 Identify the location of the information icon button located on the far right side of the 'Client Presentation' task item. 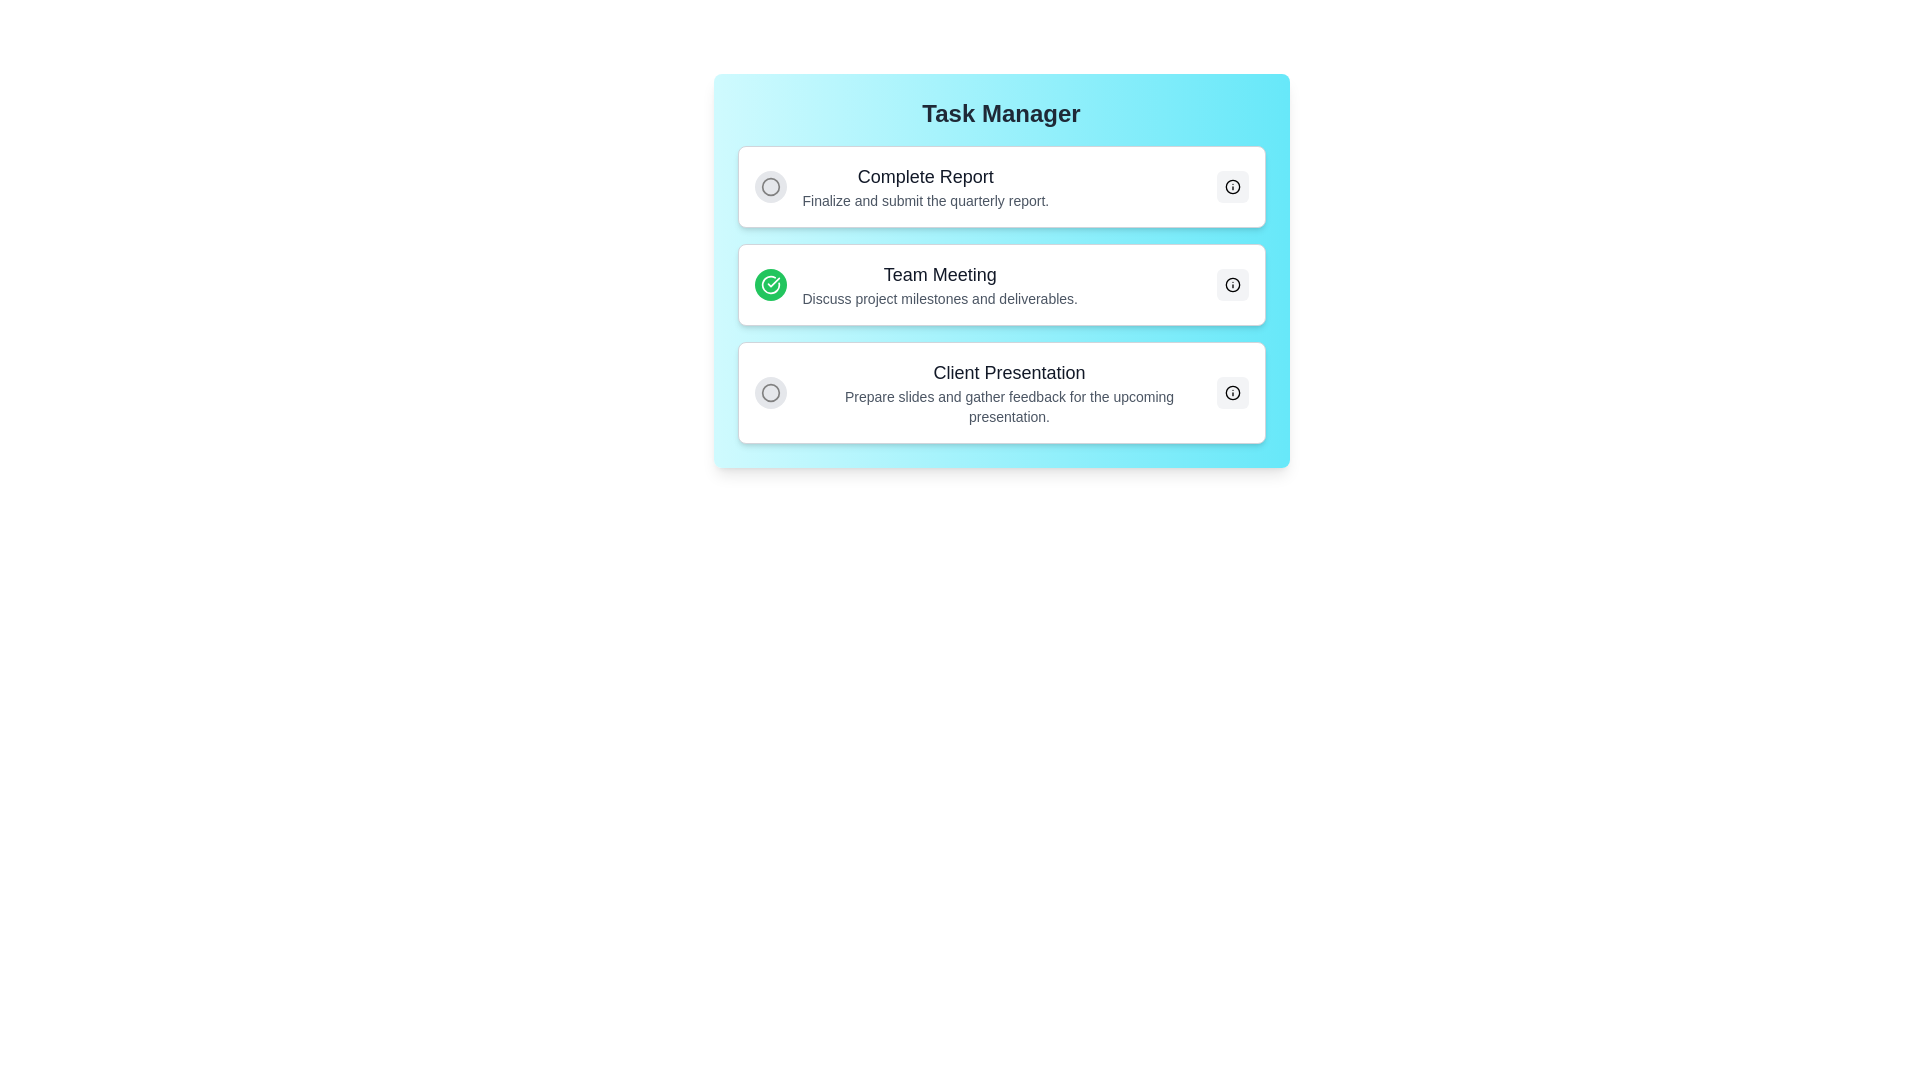
(1231, 393).